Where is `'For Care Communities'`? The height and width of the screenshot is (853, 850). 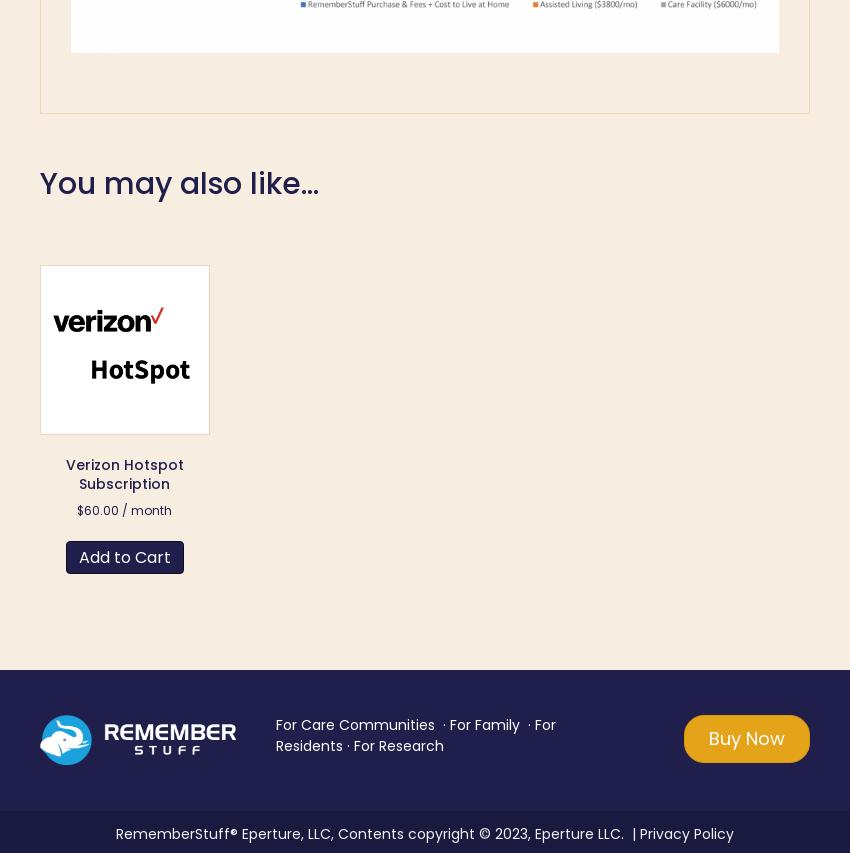
'For Care Communities' is located at coordinates (353, 723).